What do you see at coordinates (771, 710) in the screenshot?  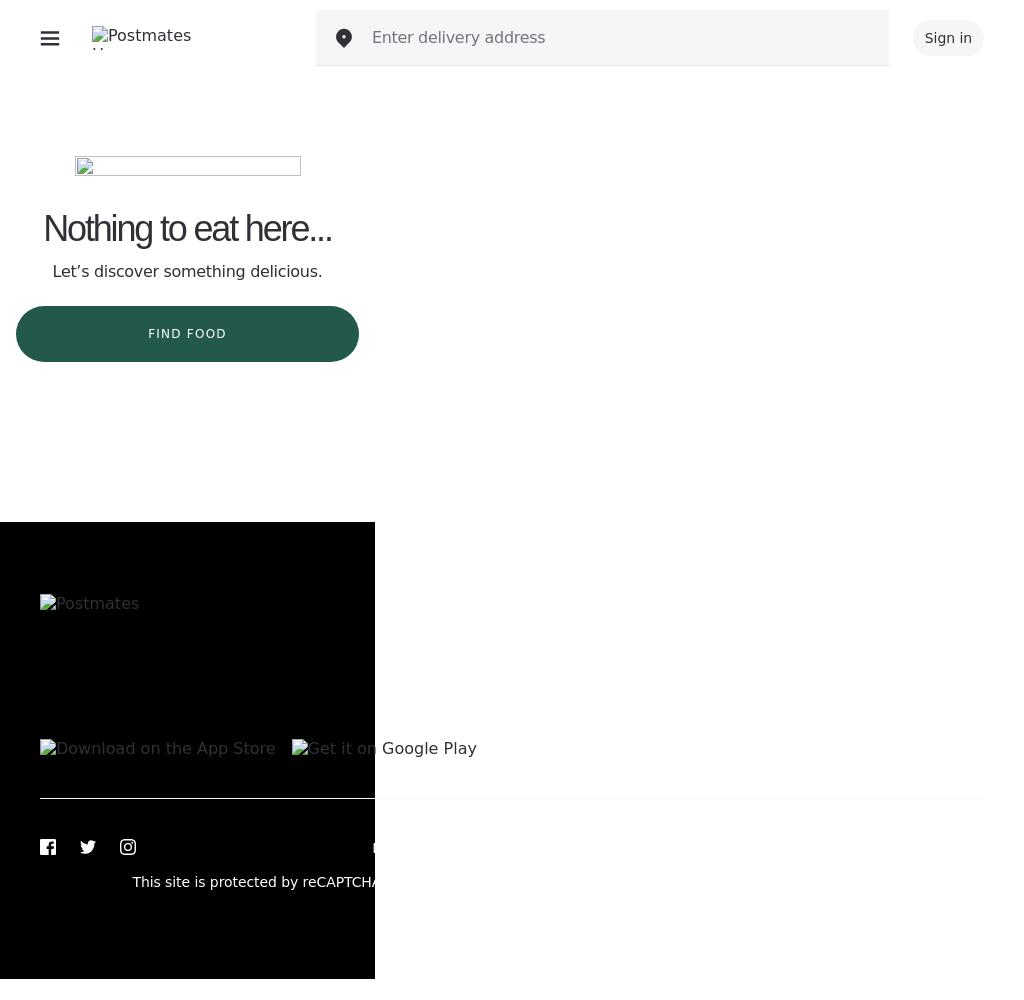 I see `'English'` at bounding box center [771, 710].